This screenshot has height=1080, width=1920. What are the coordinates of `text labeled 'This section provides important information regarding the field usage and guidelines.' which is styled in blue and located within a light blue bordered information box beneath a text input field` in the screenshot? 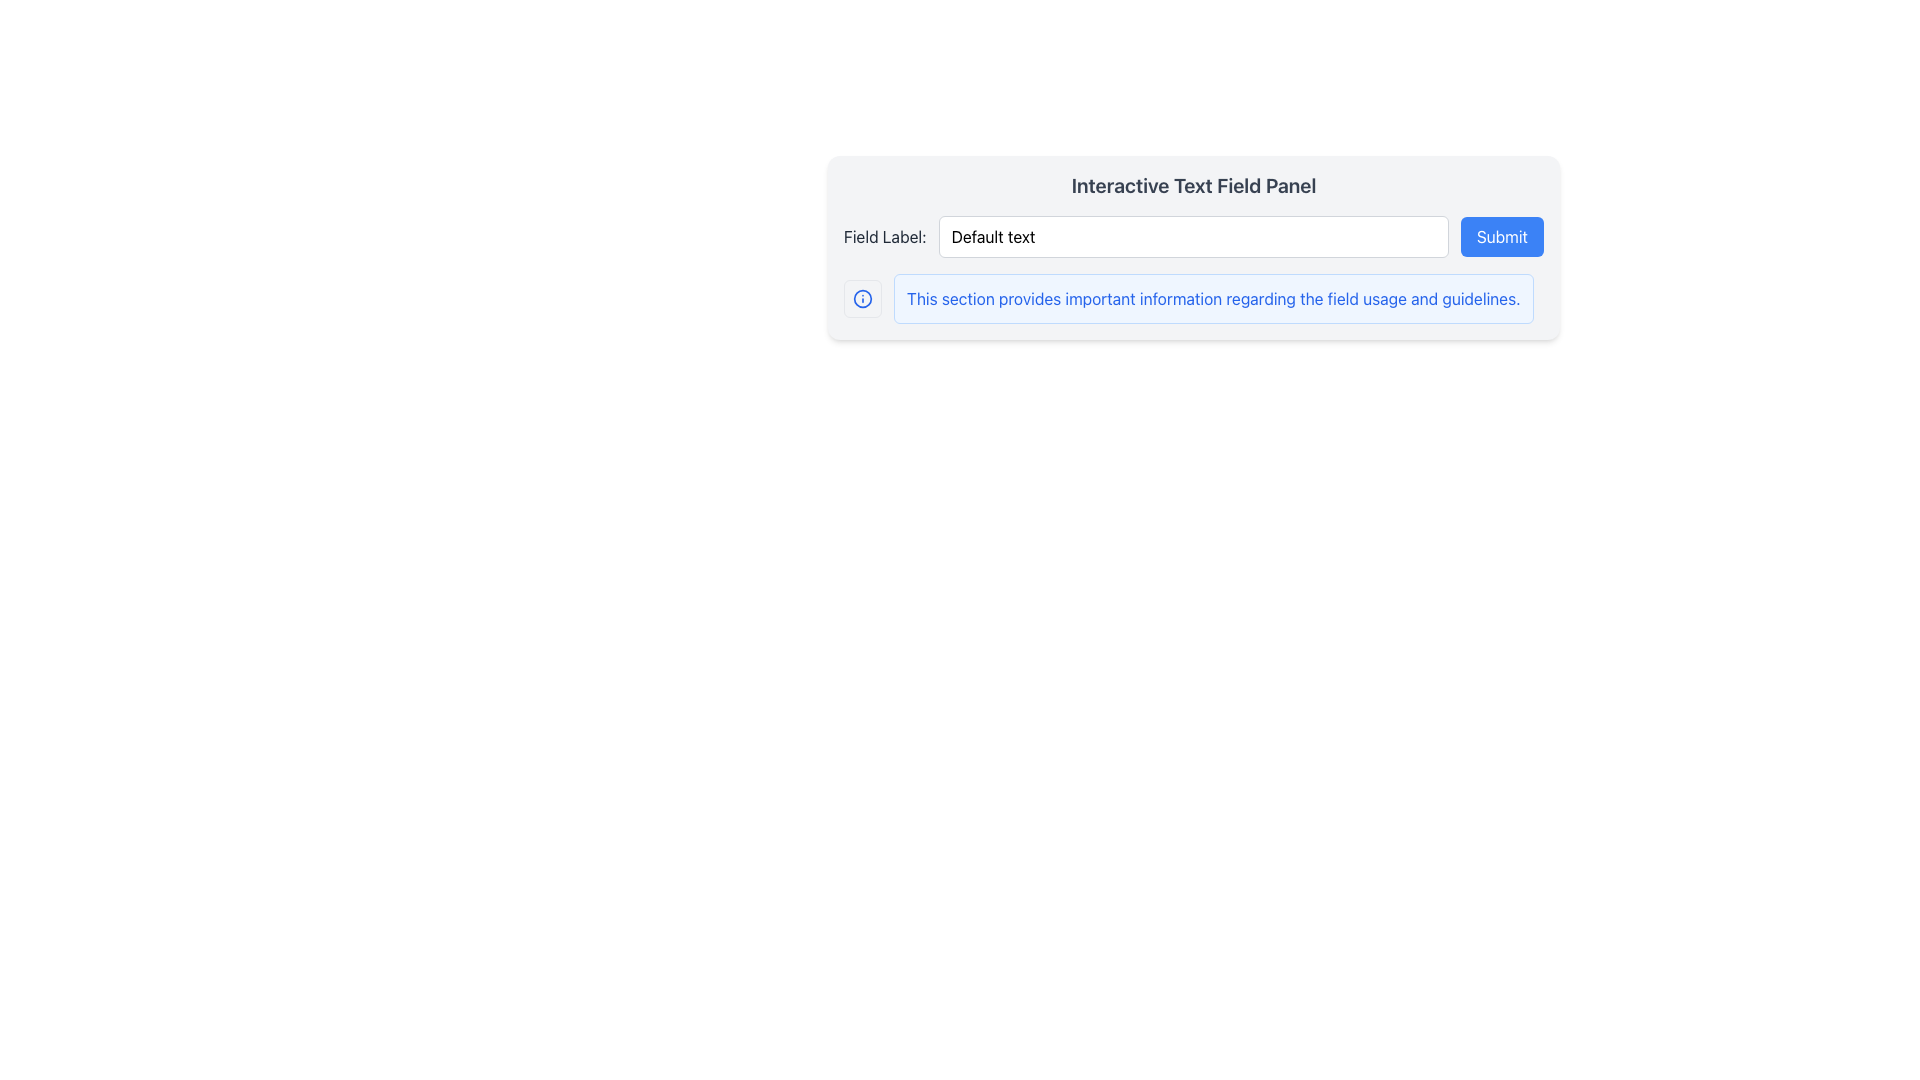 It's located at (1212, 299).